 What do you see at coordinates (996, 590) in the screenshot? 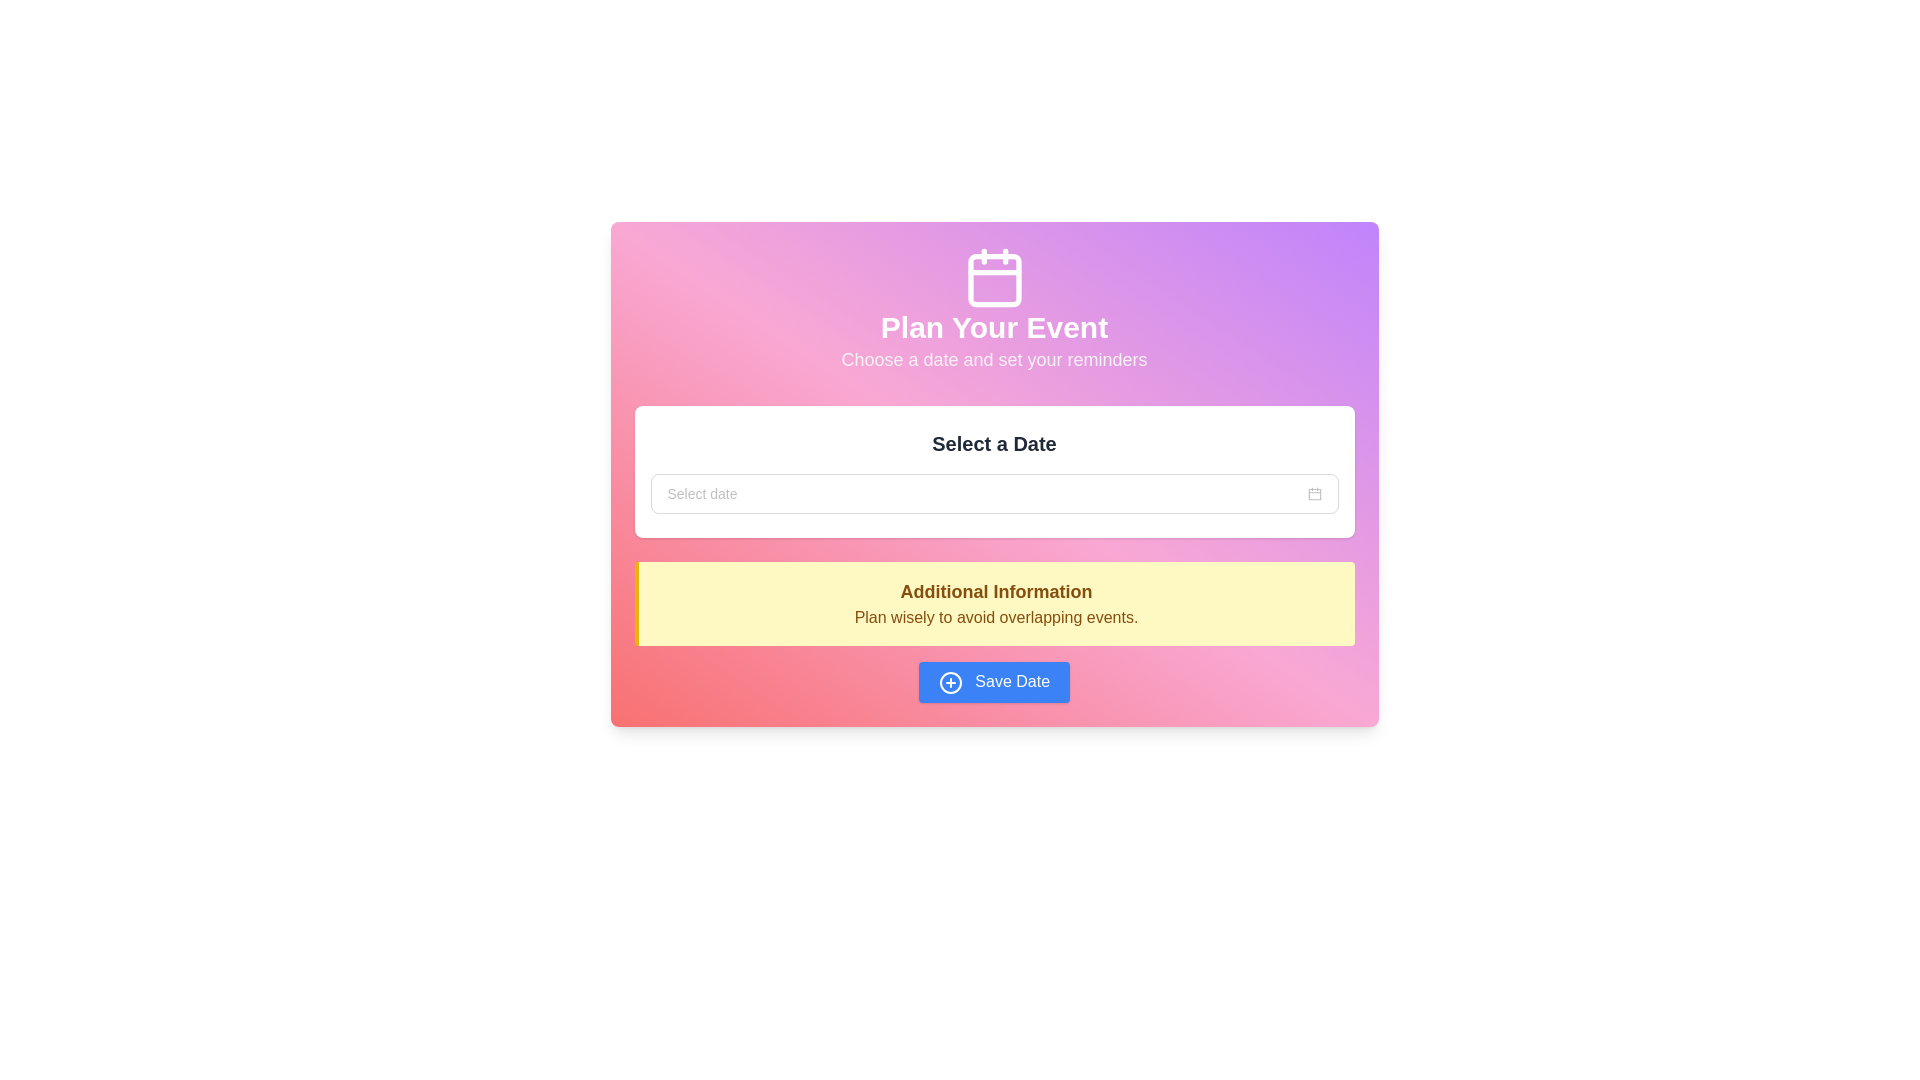
I see `the main header text located within the yellow box, positioned between the date selection field and the 'Save Date' button` at bounding box center [996, 590].